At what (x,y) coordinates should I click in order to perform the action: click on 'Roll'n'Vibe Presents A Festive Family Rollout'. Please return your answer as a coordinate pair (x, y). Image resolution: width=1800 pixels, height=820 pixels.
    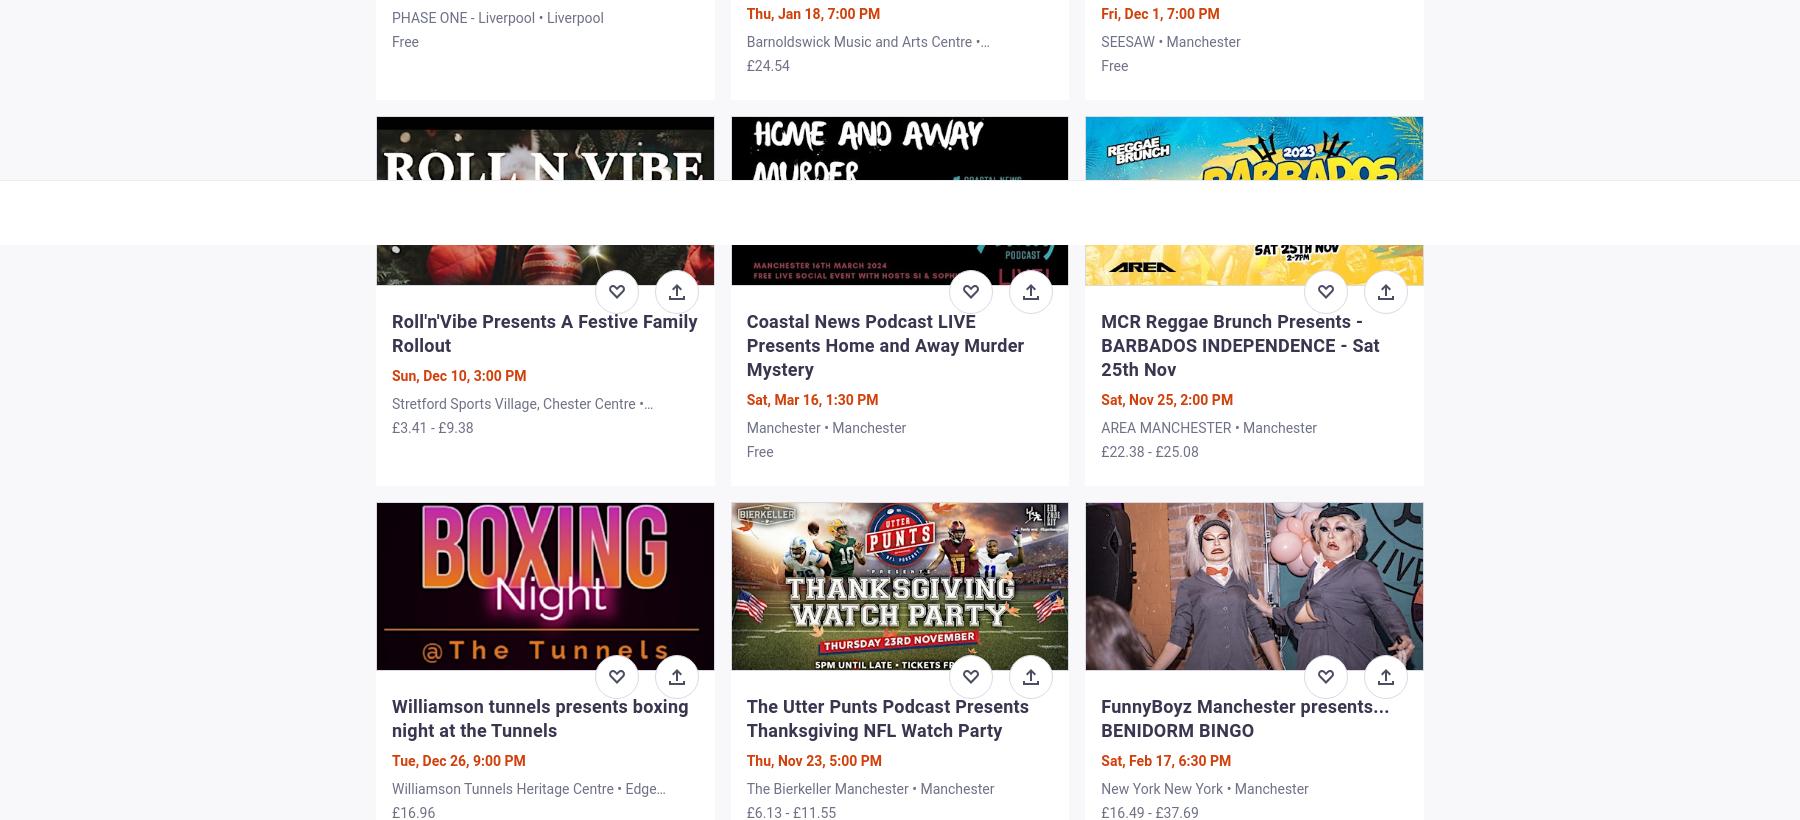
    Looking at the image, I should click on (543, 331).